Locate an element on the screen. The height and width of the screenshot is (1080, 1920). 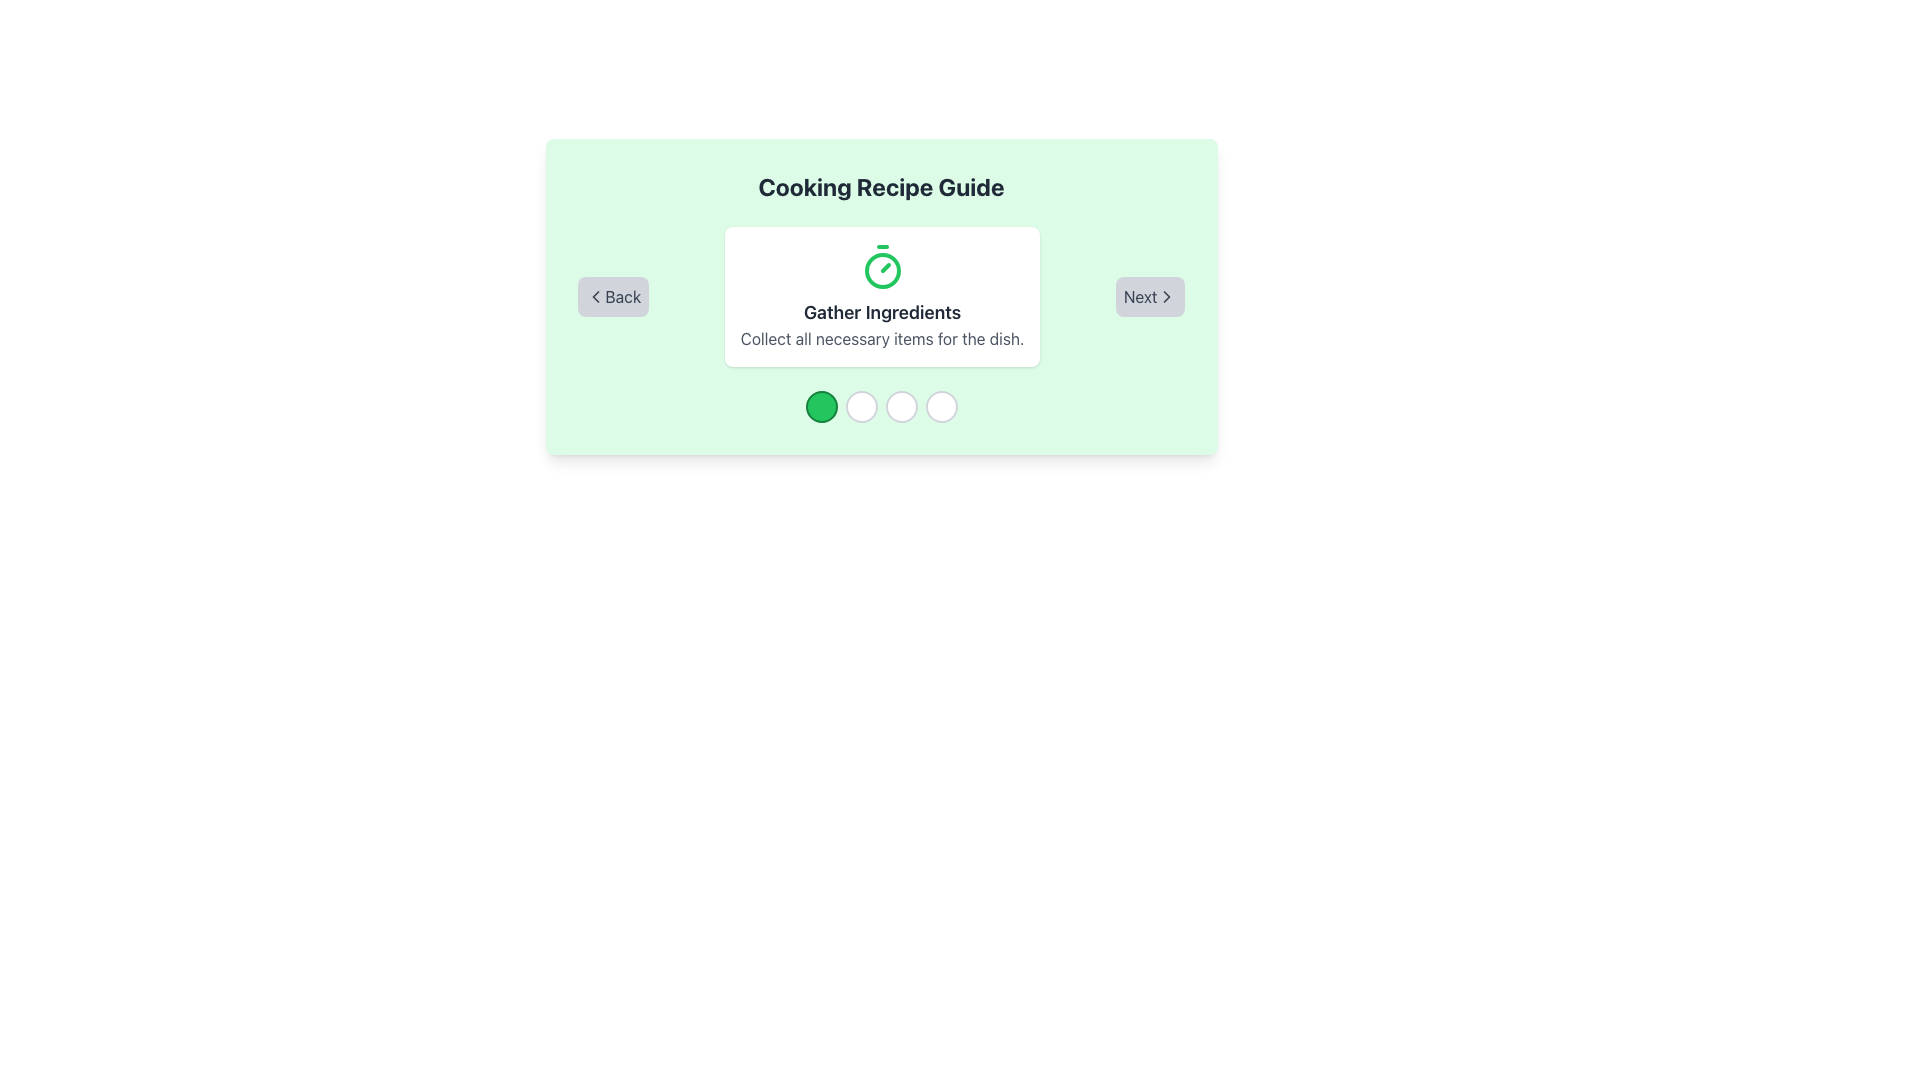
the second Circle Indicator in the horizontal arrangement of four indicators is located at coordinates (861, 406).